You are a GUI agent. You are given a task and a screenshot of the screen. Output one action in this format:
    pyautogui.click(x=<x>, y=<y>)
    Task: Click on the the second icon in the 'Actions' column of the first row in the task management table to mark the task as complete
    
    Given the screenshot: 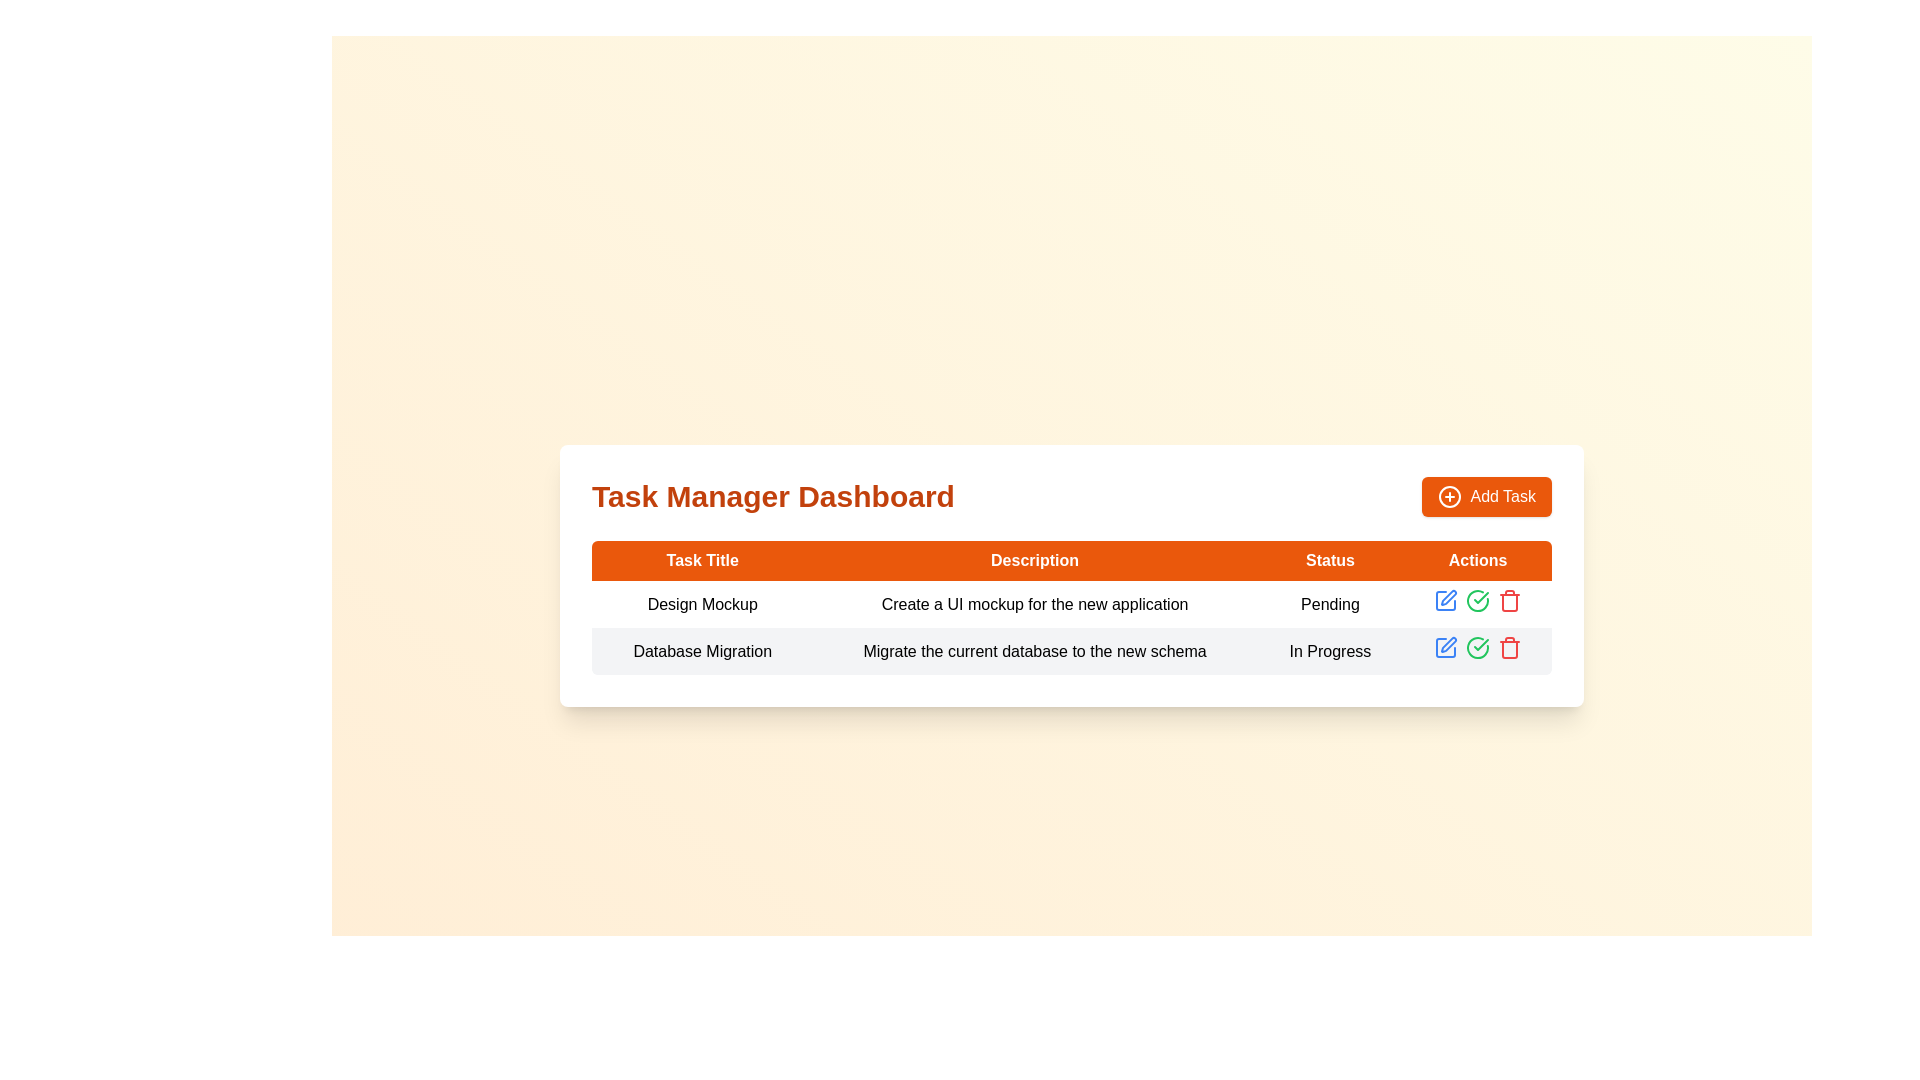 What is the action you would take?
    pyautogui.click(x=1478, y=603)
    